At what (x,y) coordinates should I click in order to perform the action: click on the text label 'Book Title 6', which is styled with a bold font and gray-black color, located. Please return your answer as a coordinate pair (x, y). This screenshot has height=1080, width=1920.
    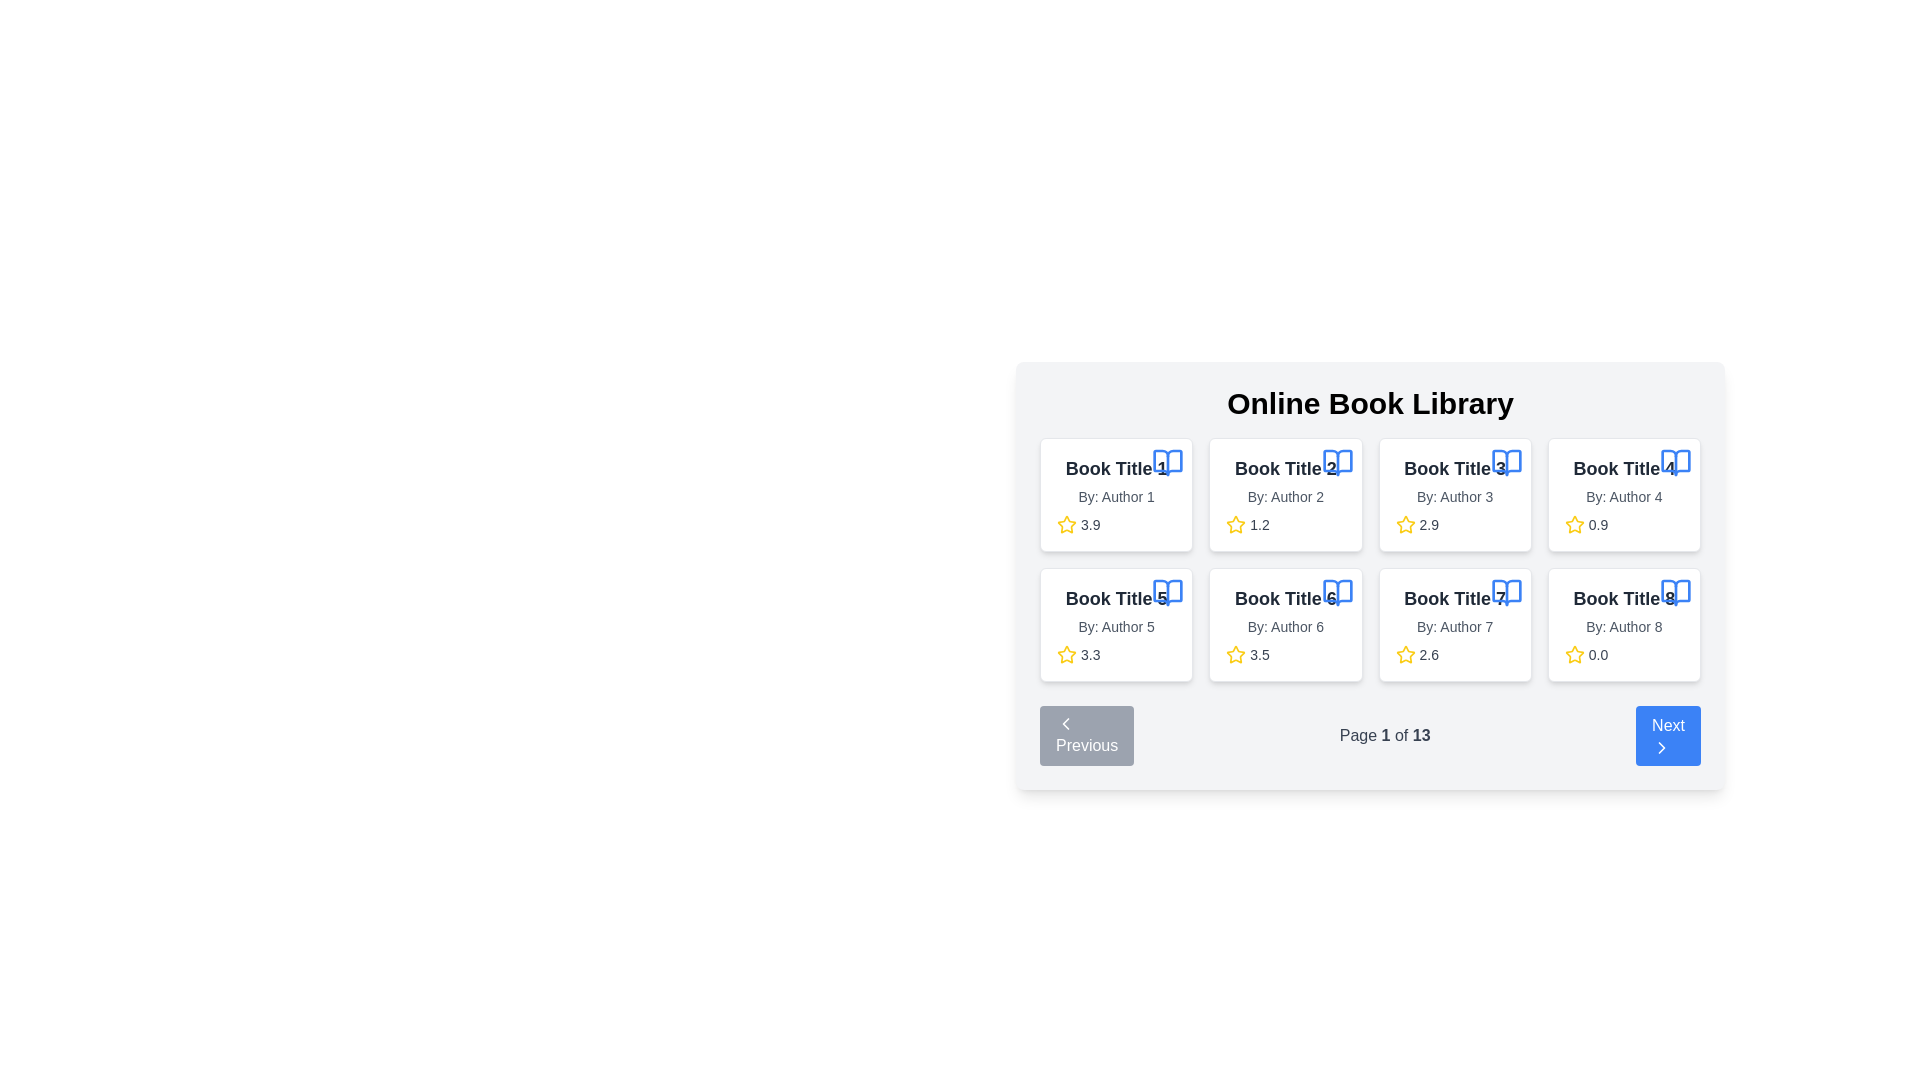
    Looking at the image, I should click on (1285, 597).